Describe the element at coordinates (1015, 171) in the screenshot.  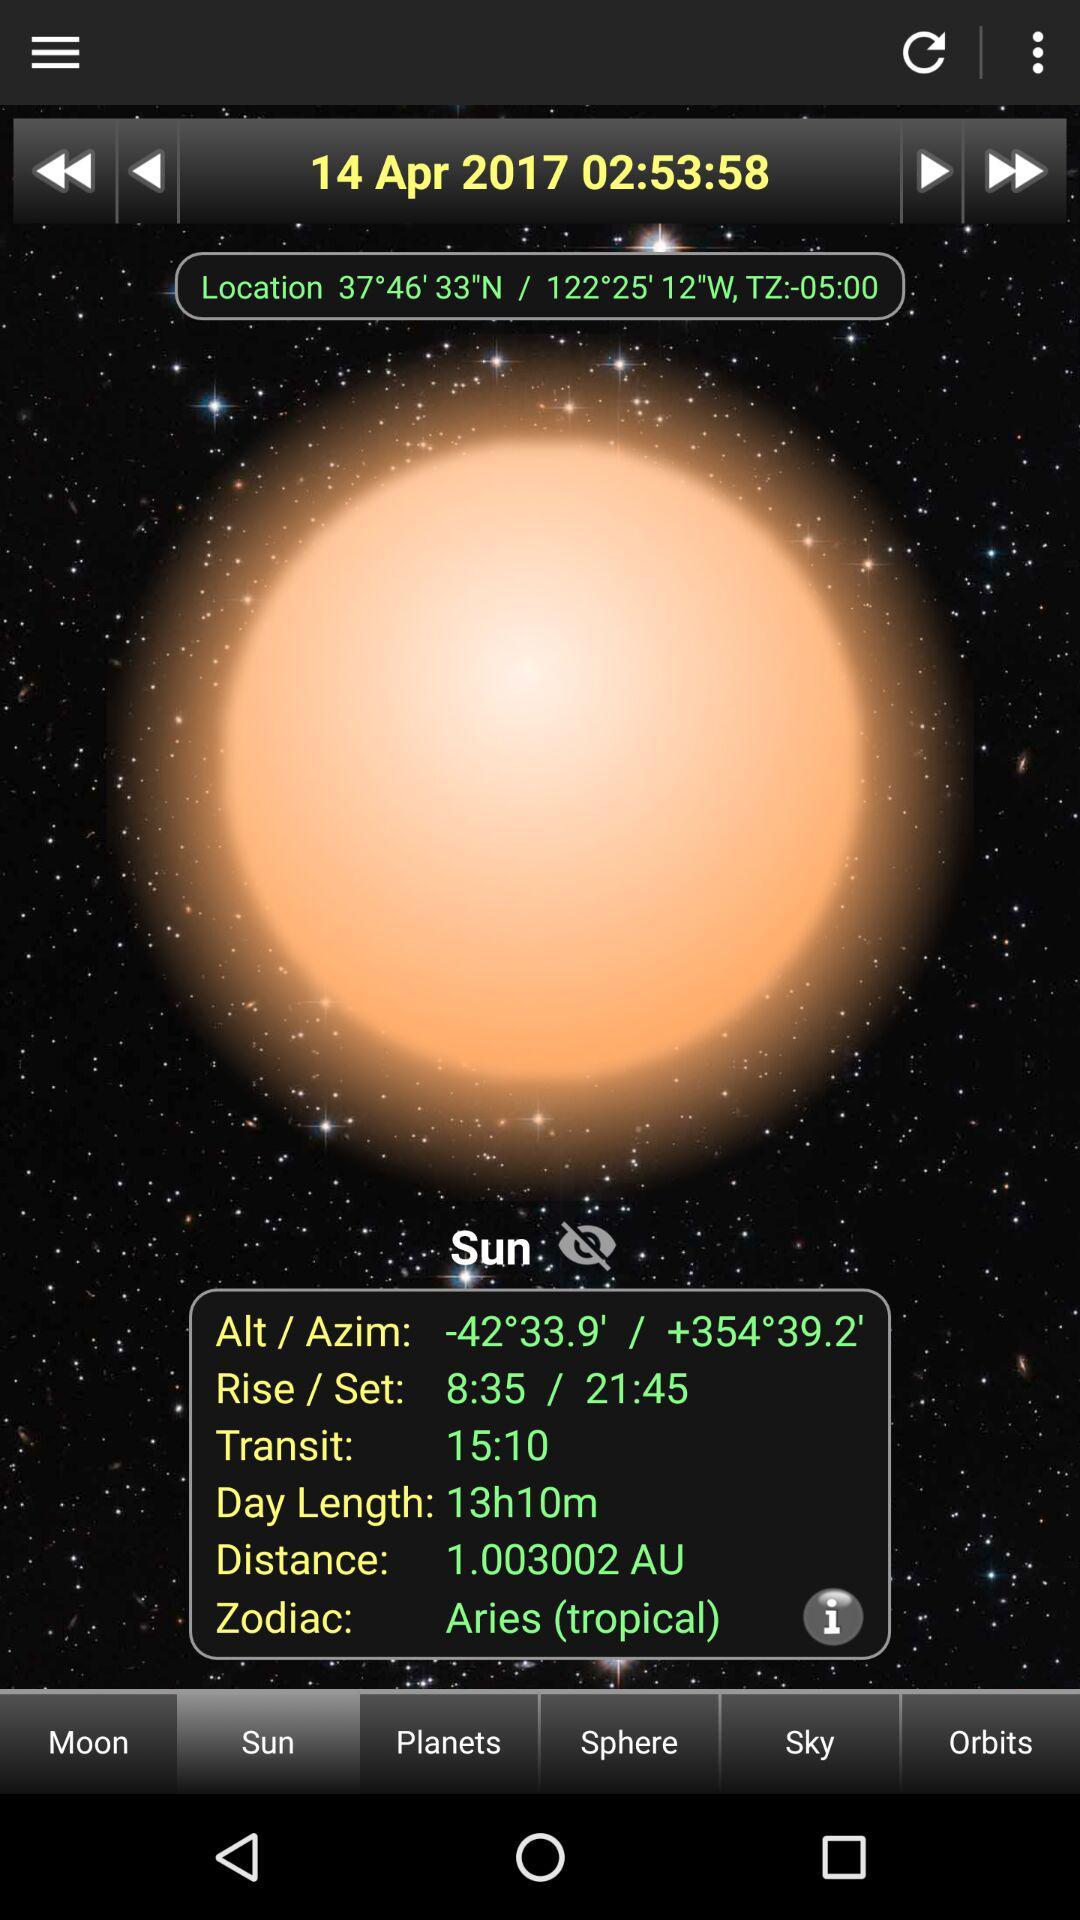
I see `next date` at that location.